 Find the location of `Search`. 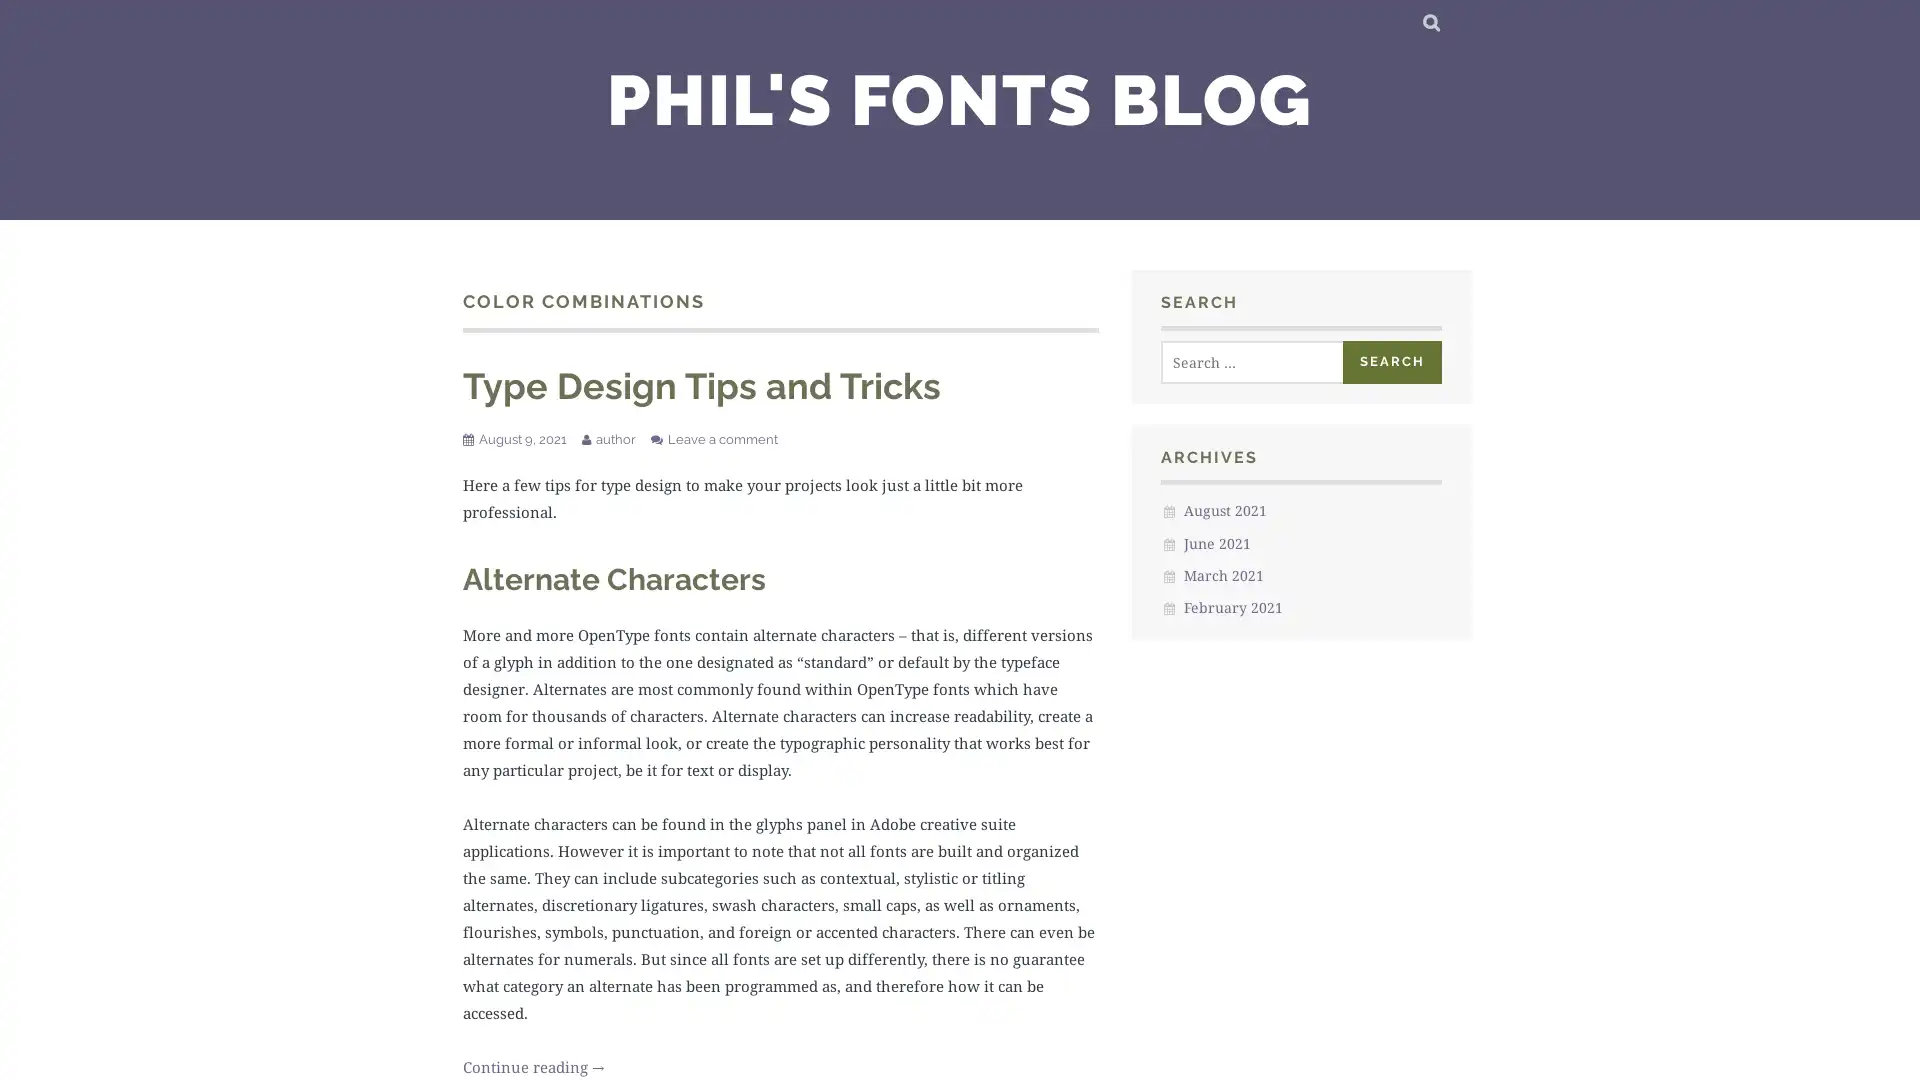

Search is located at coordinates (1391, 361).